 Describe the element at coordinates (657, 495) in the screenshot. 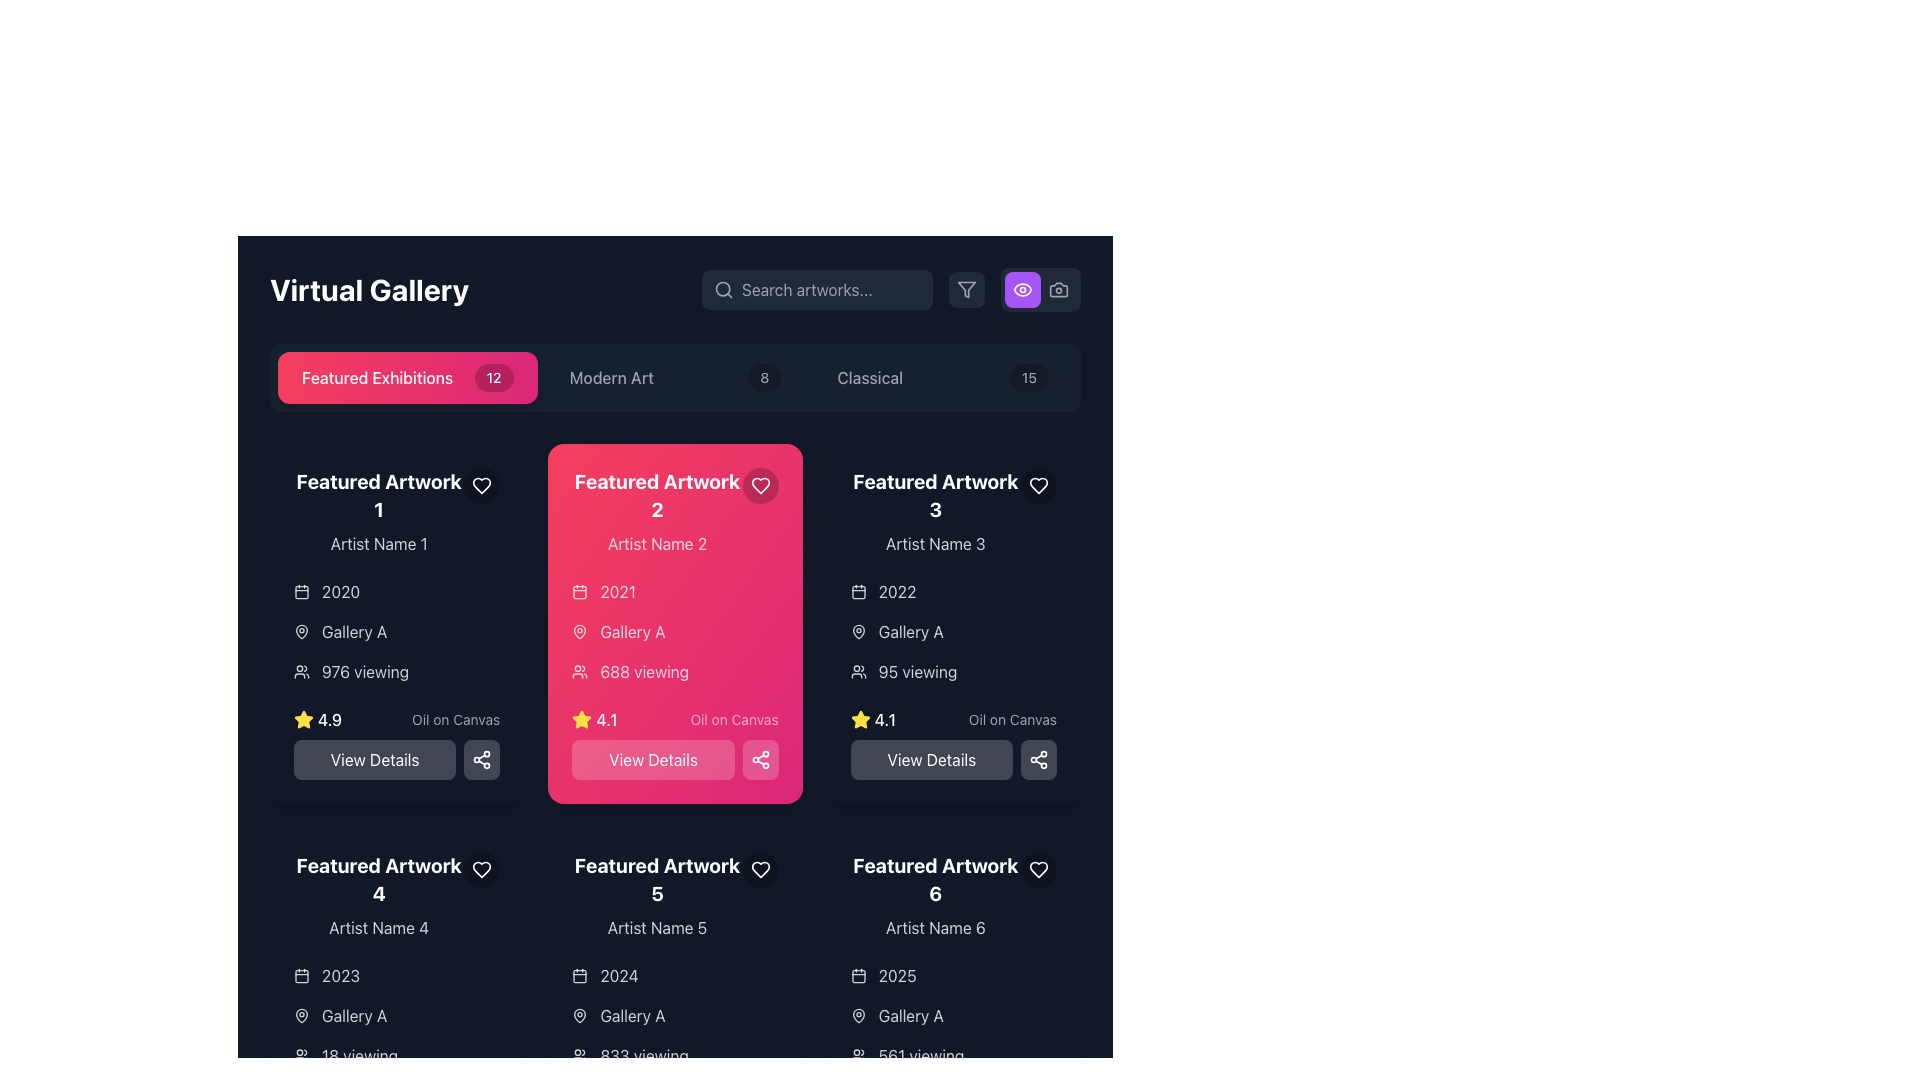

I see `text label or heading that serves as the title for the displayed artwork, which is centered inside the pink card labeled 'Featured Artwork 2' in the second column of the artwork grid` at that location.